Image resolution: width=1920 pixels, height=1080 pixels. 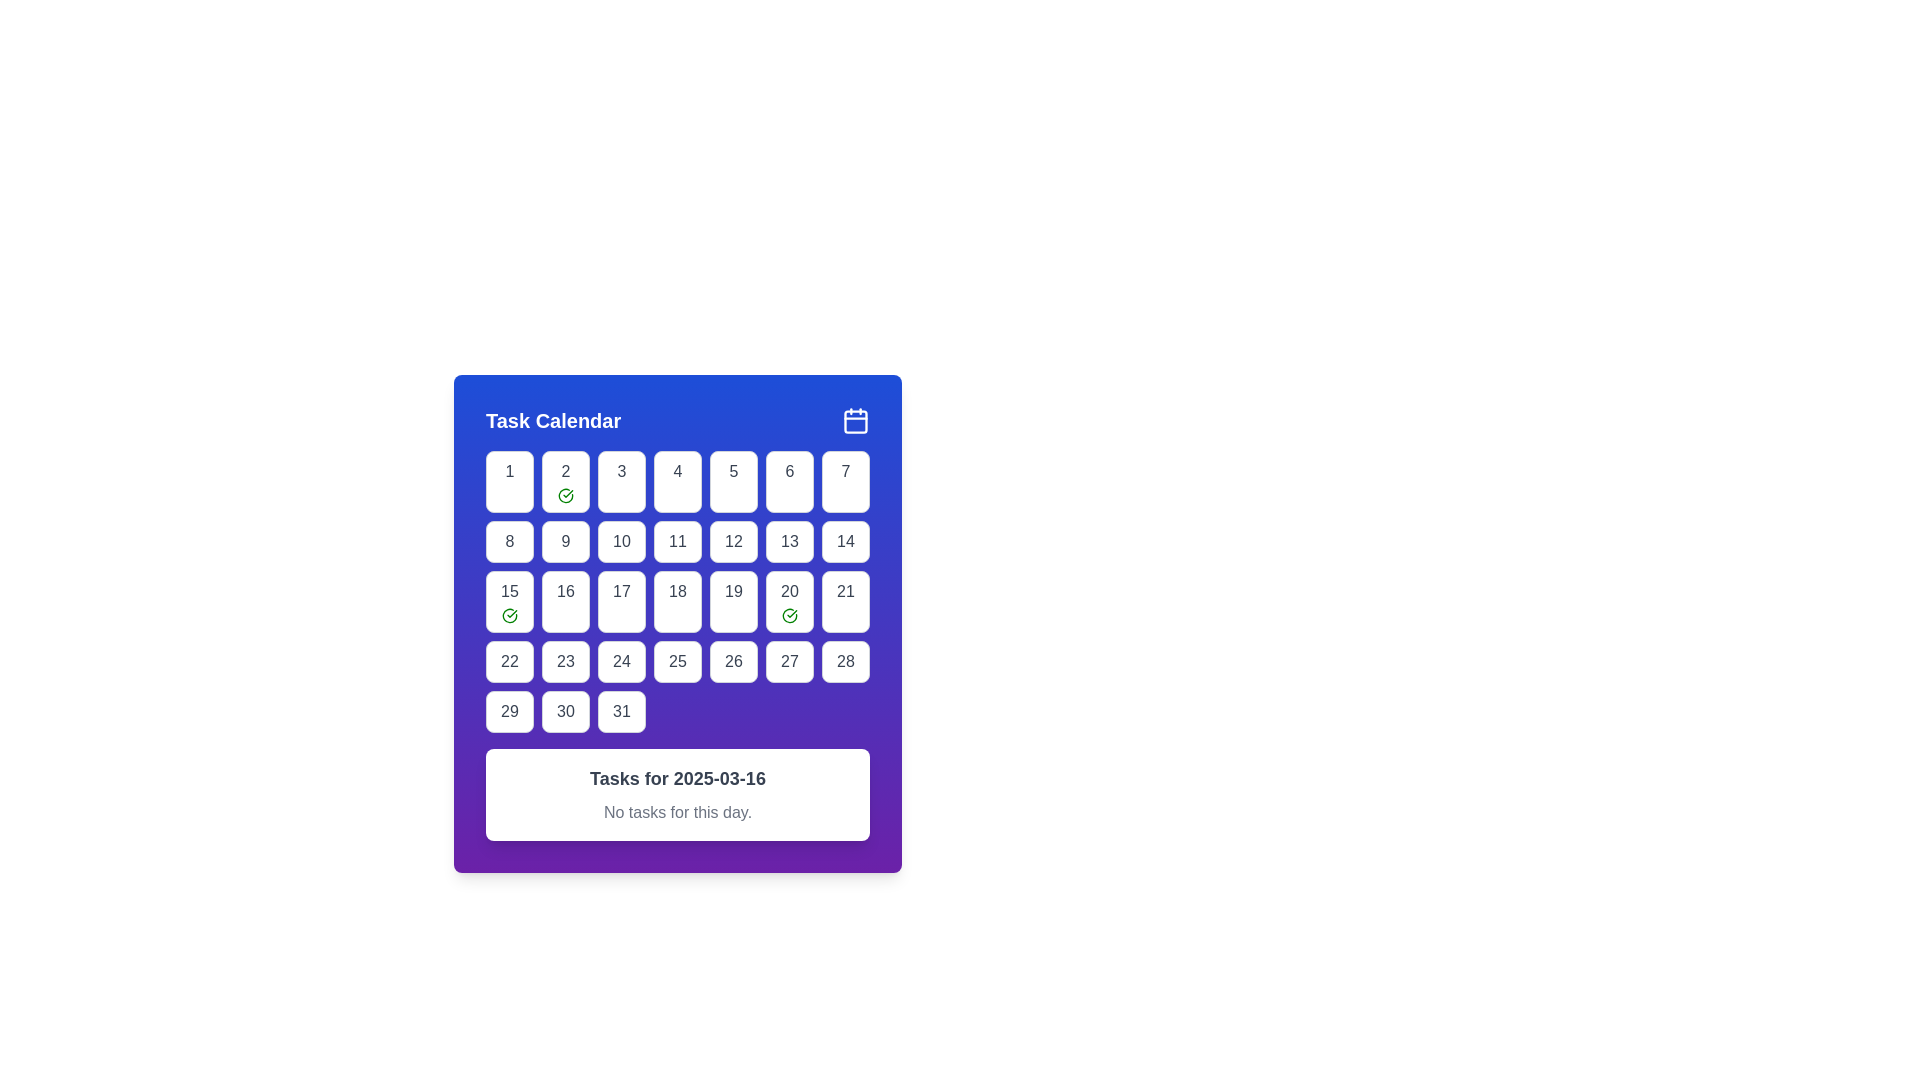 What do you see at coordinates (509, 711) in the screenshot?
I see `the Text Label representing the day '29' in the lower-left section of the calendar grid` at bounding box center [509, 711].